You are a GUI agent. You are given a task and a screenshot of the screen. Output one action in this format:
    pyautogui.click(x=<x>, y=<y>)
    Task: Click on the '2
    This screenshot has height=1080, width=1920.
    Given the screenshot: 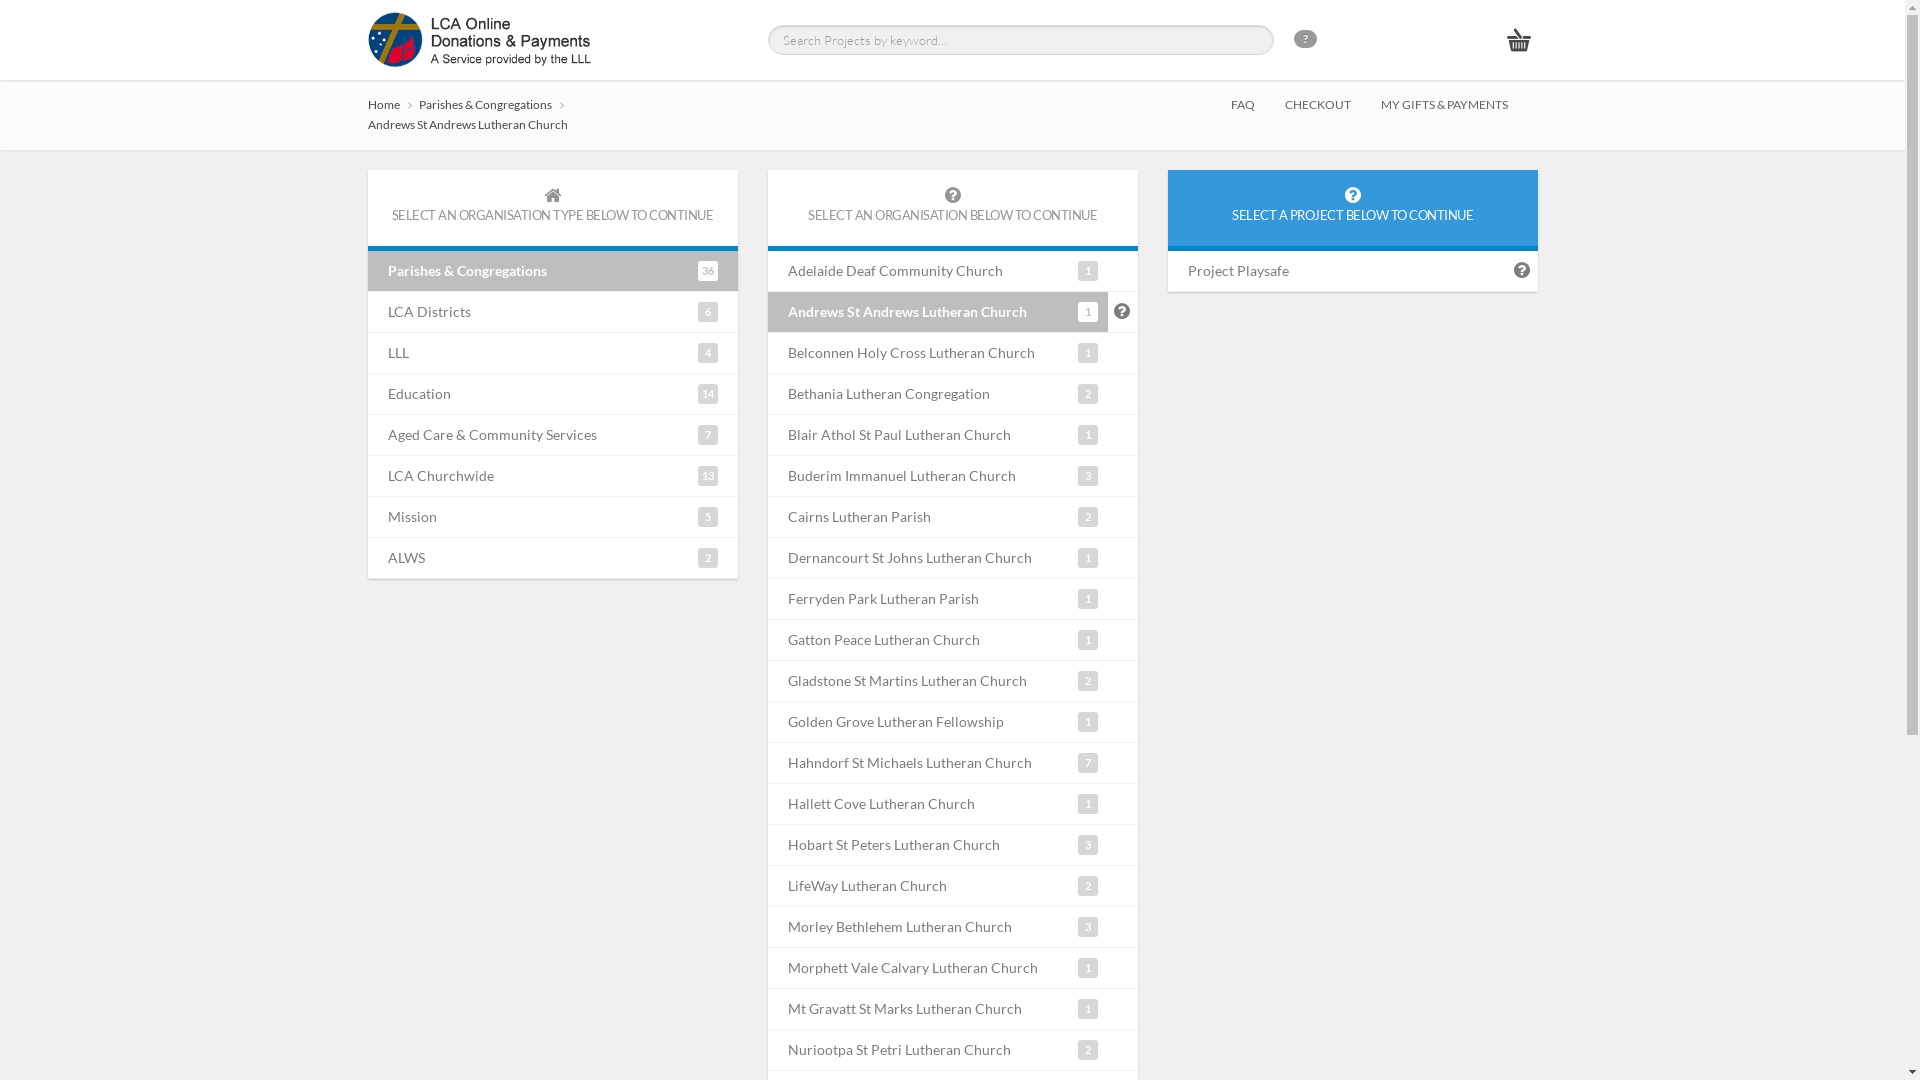 What is the action you would take?
    pyautogui.click(x=936, y=1048)
    